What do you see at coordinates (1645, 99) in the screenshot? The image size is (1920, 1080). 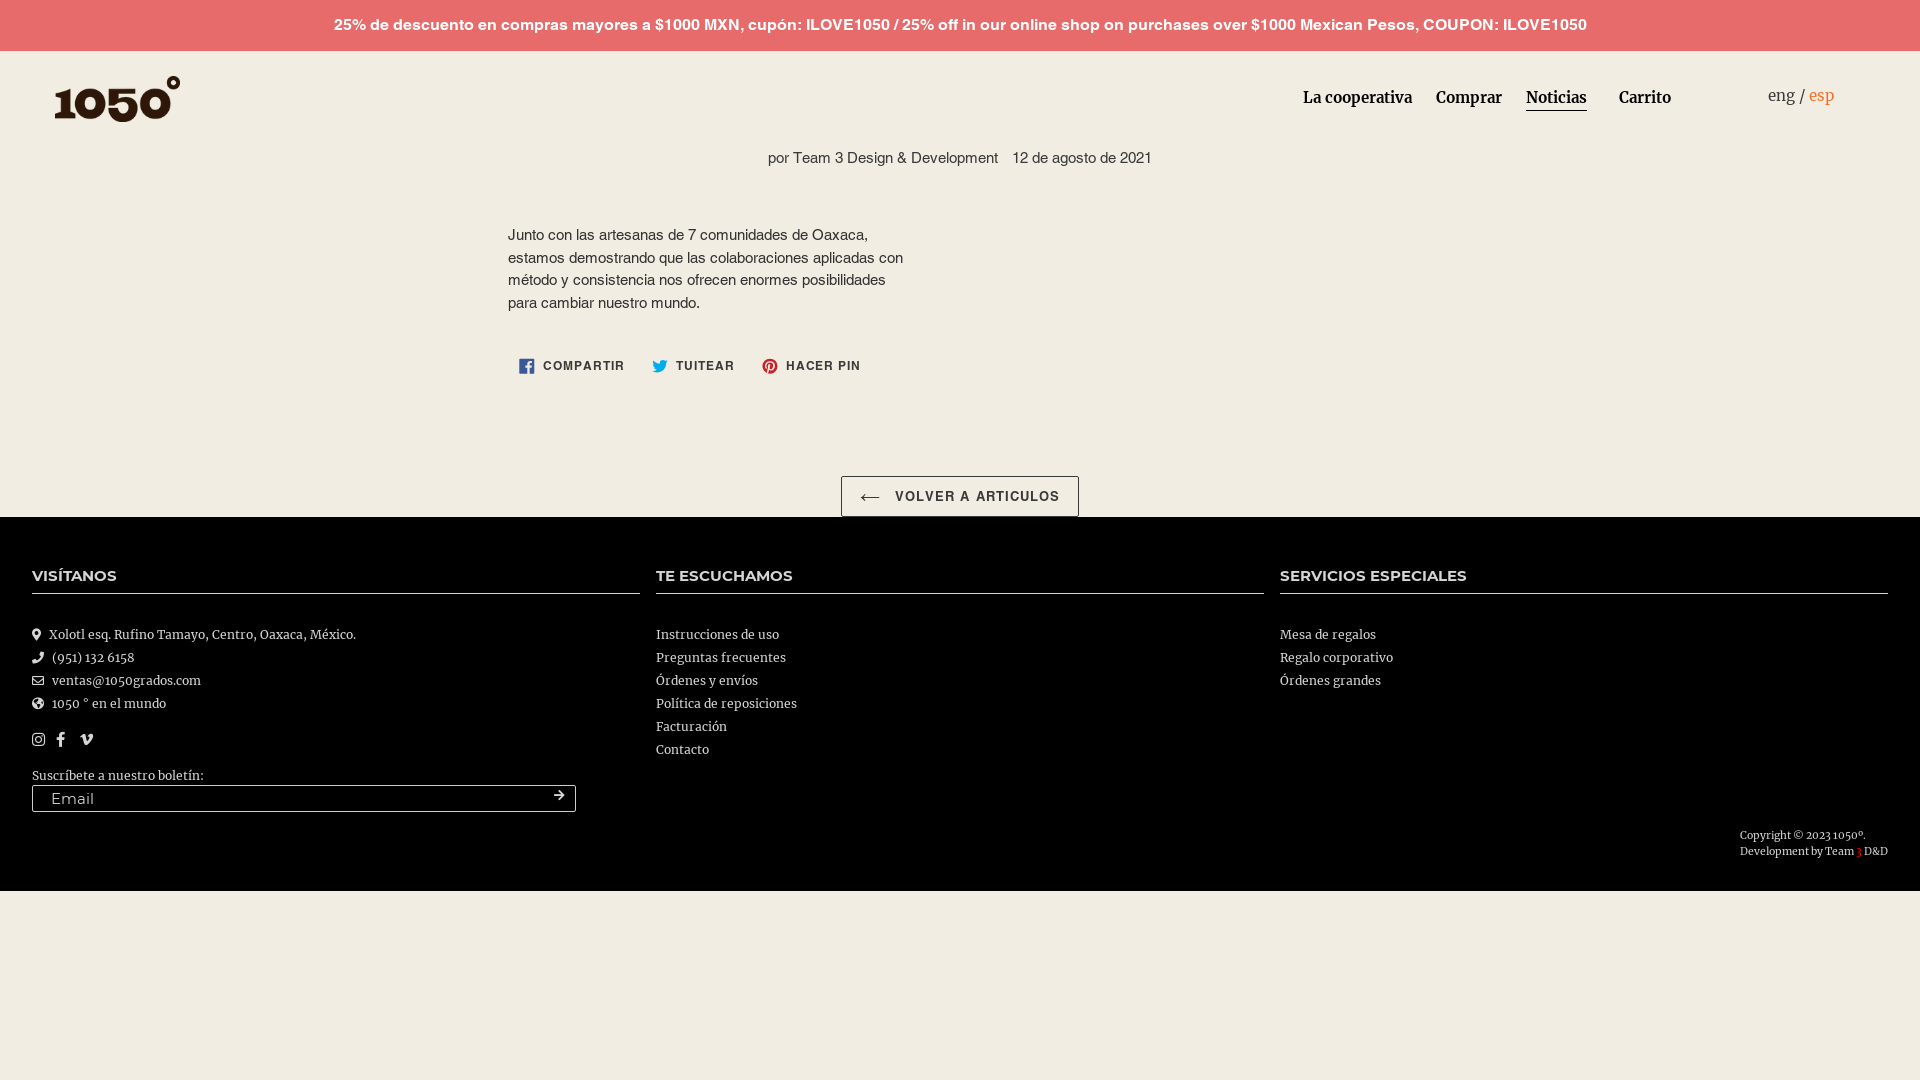 I see `'Carrito'` at bounding box center [1645, 99].